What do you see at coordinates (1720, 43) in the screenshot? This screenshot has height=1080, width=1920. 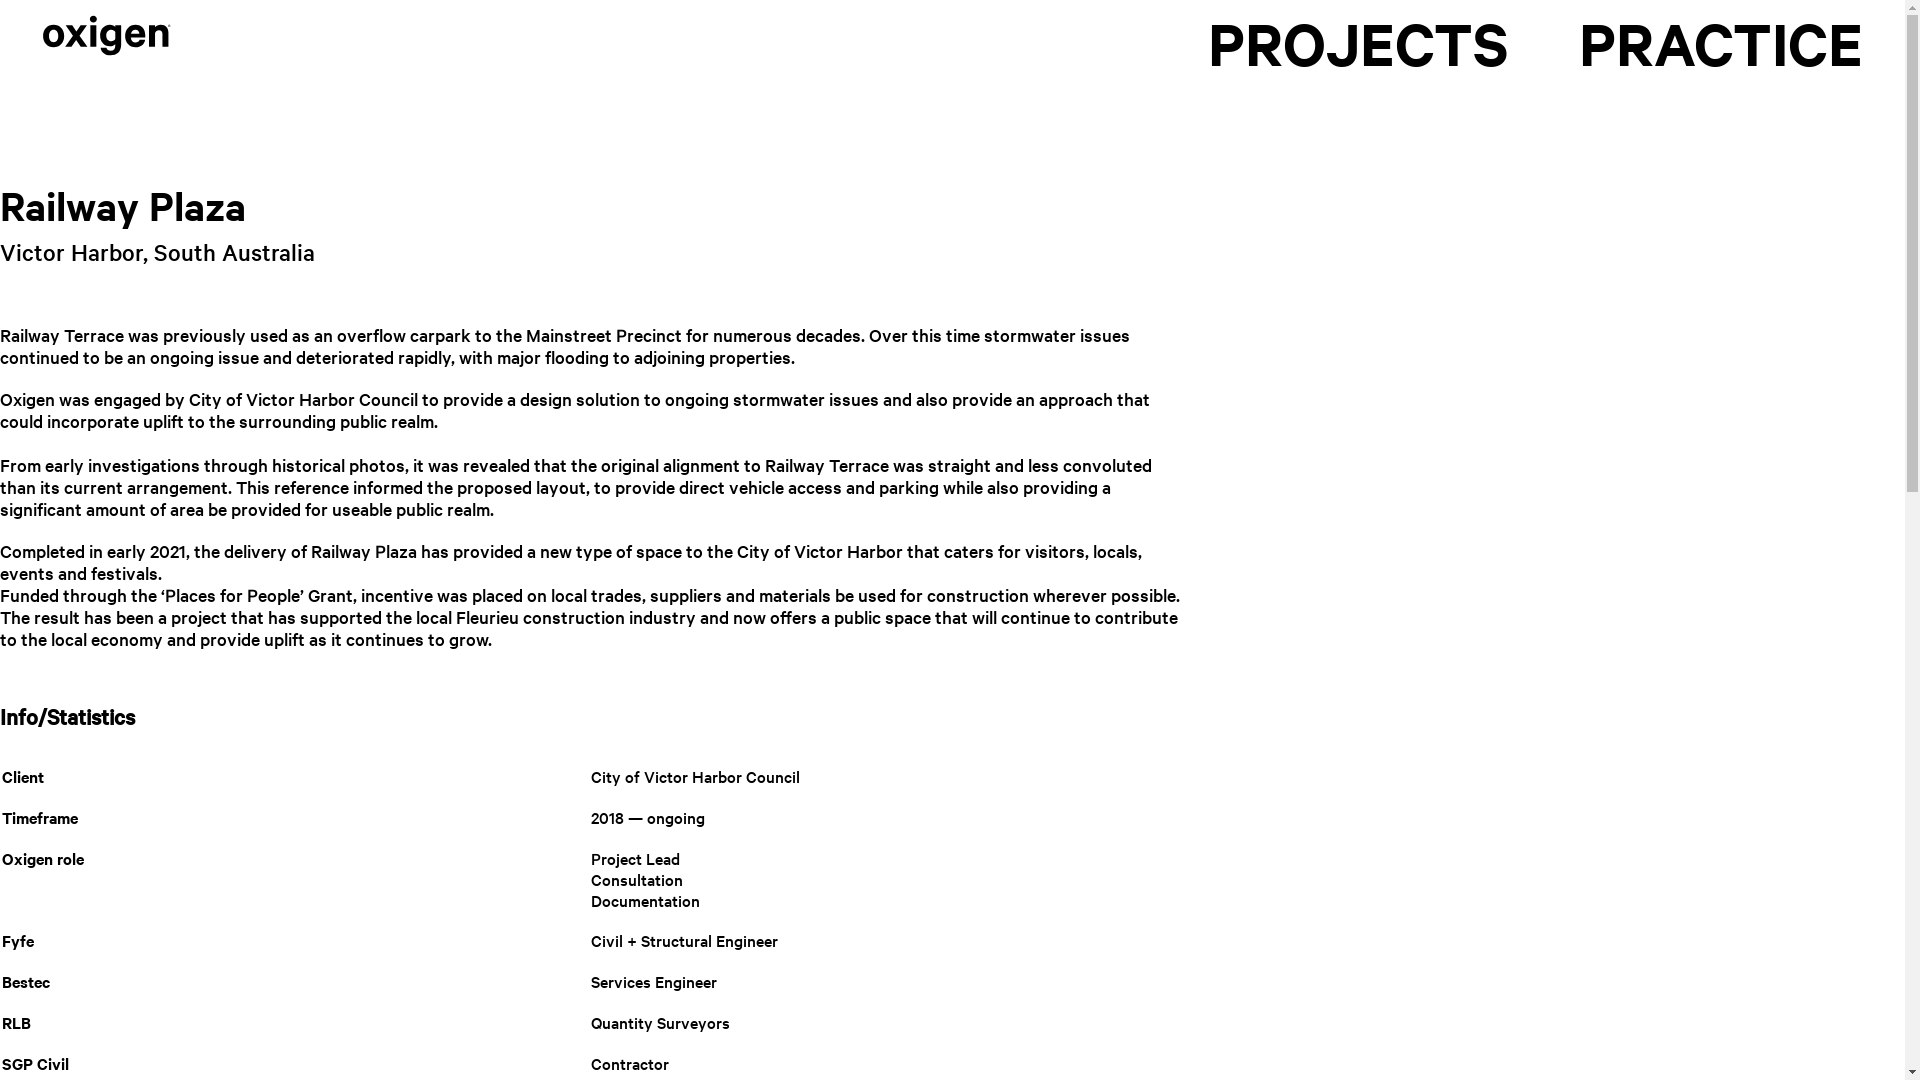 I see `'PRACTICE'` at bounding box center [1720, 43].